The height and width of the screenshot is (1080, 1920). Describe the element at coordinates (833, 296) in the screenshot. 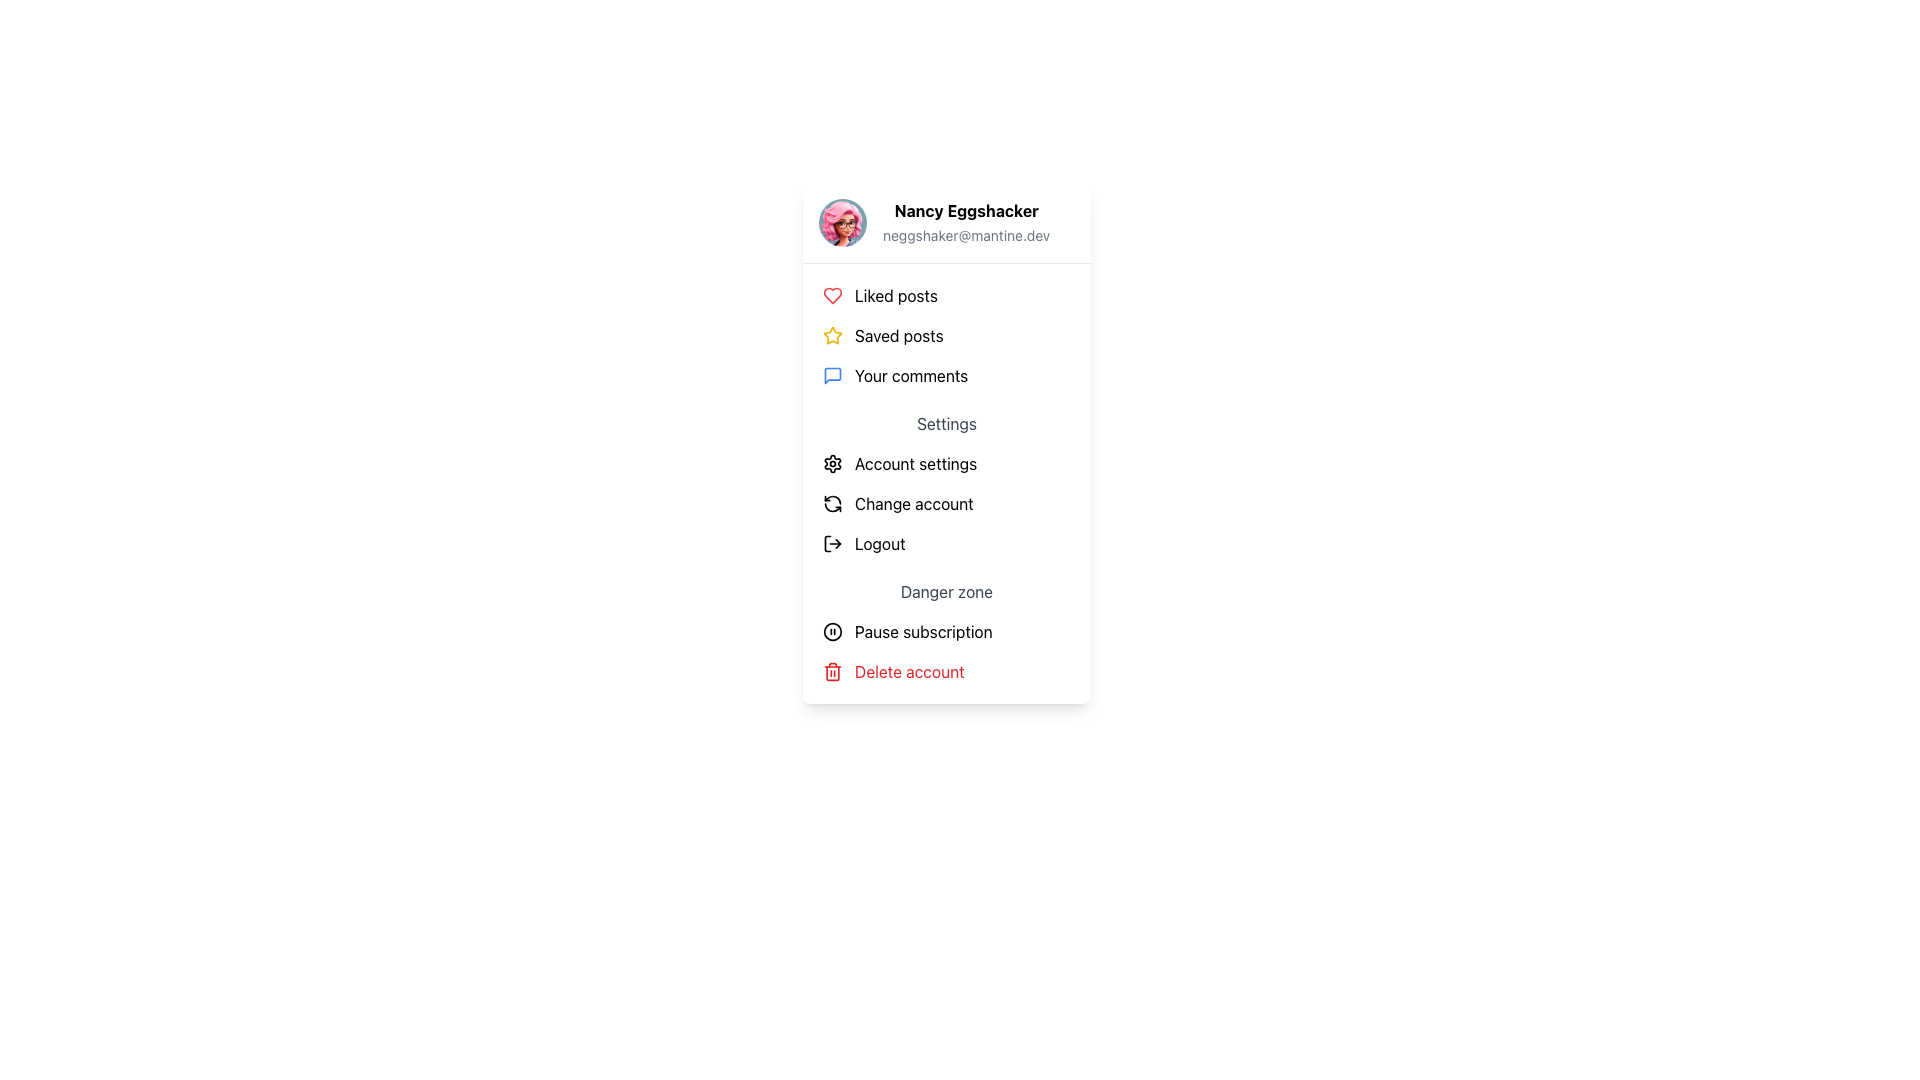

I see `the 'Liked posts' icon, which is the first icon in the dropdown menu, located to the left of the text 'Liked posts'` at that location.